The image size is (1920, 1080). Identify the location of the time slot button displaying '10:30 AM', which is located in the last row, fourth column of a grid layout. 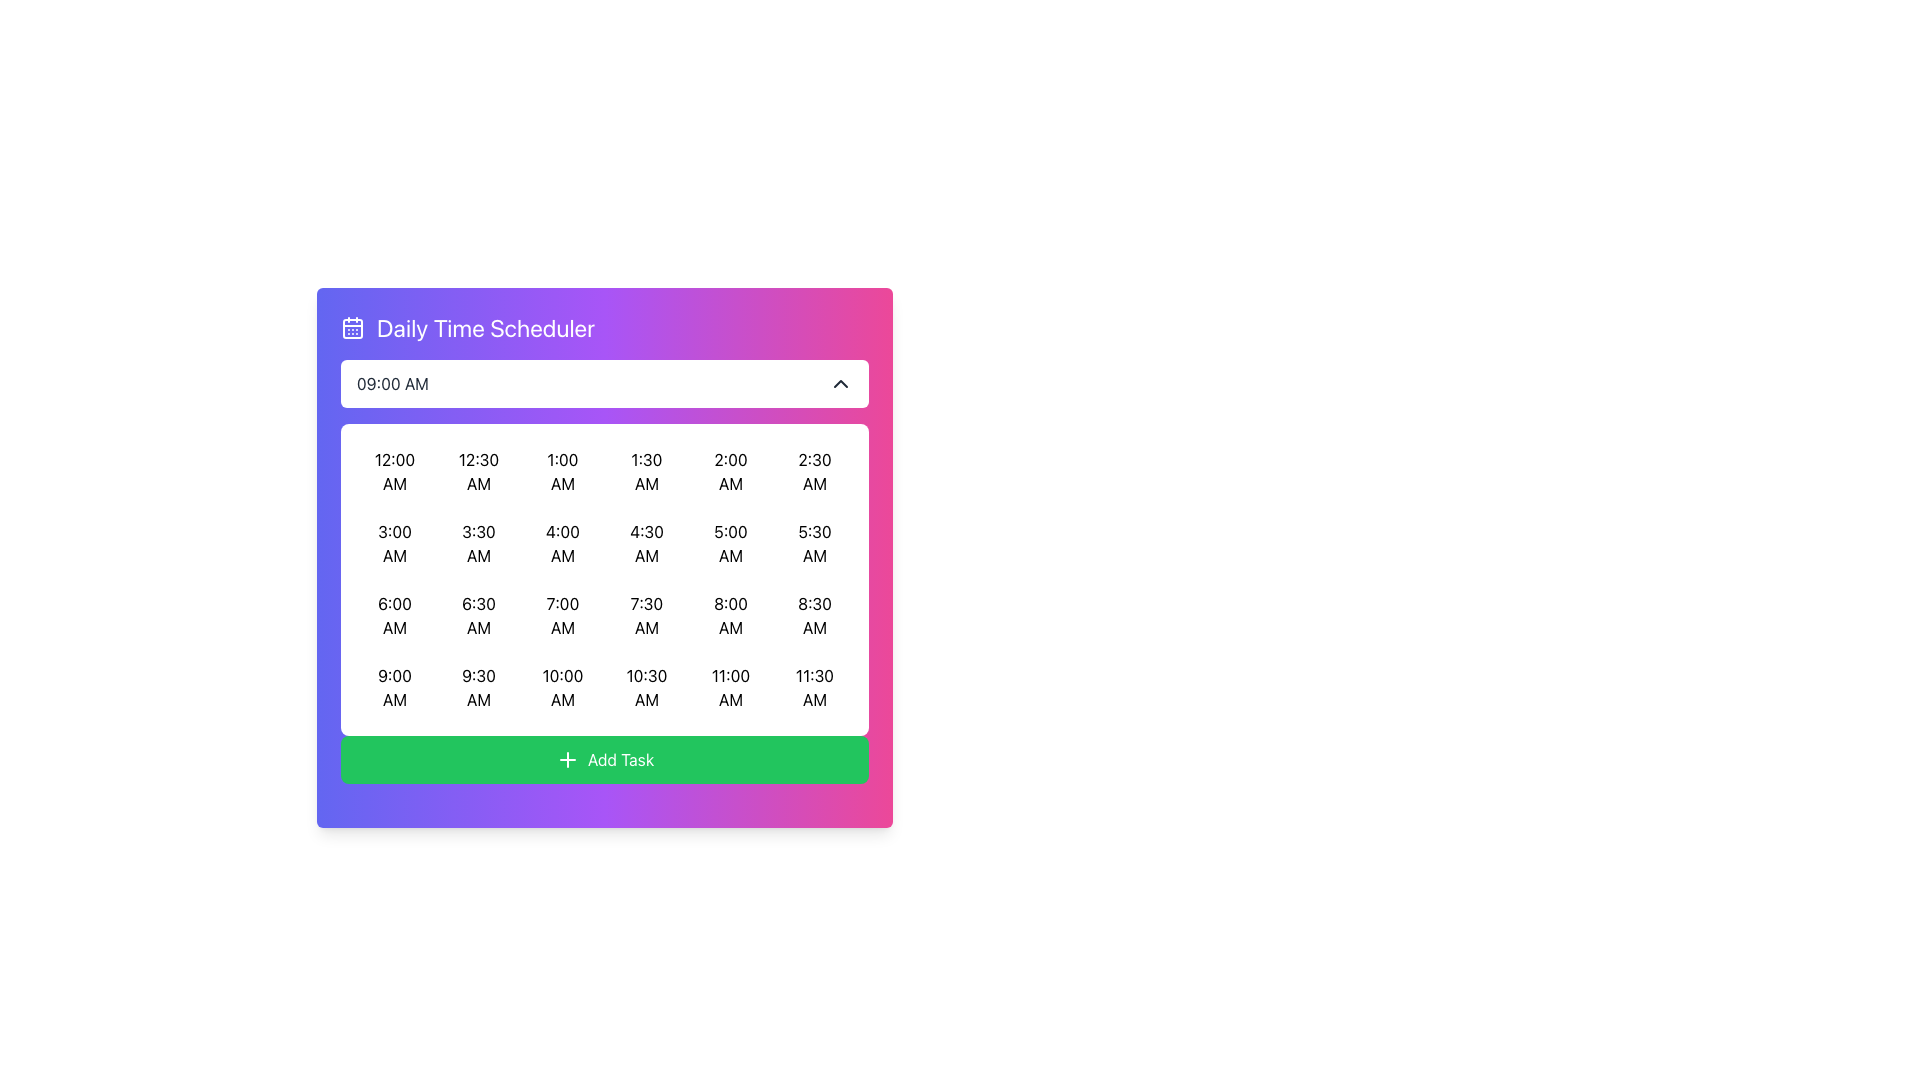
(647, 686).